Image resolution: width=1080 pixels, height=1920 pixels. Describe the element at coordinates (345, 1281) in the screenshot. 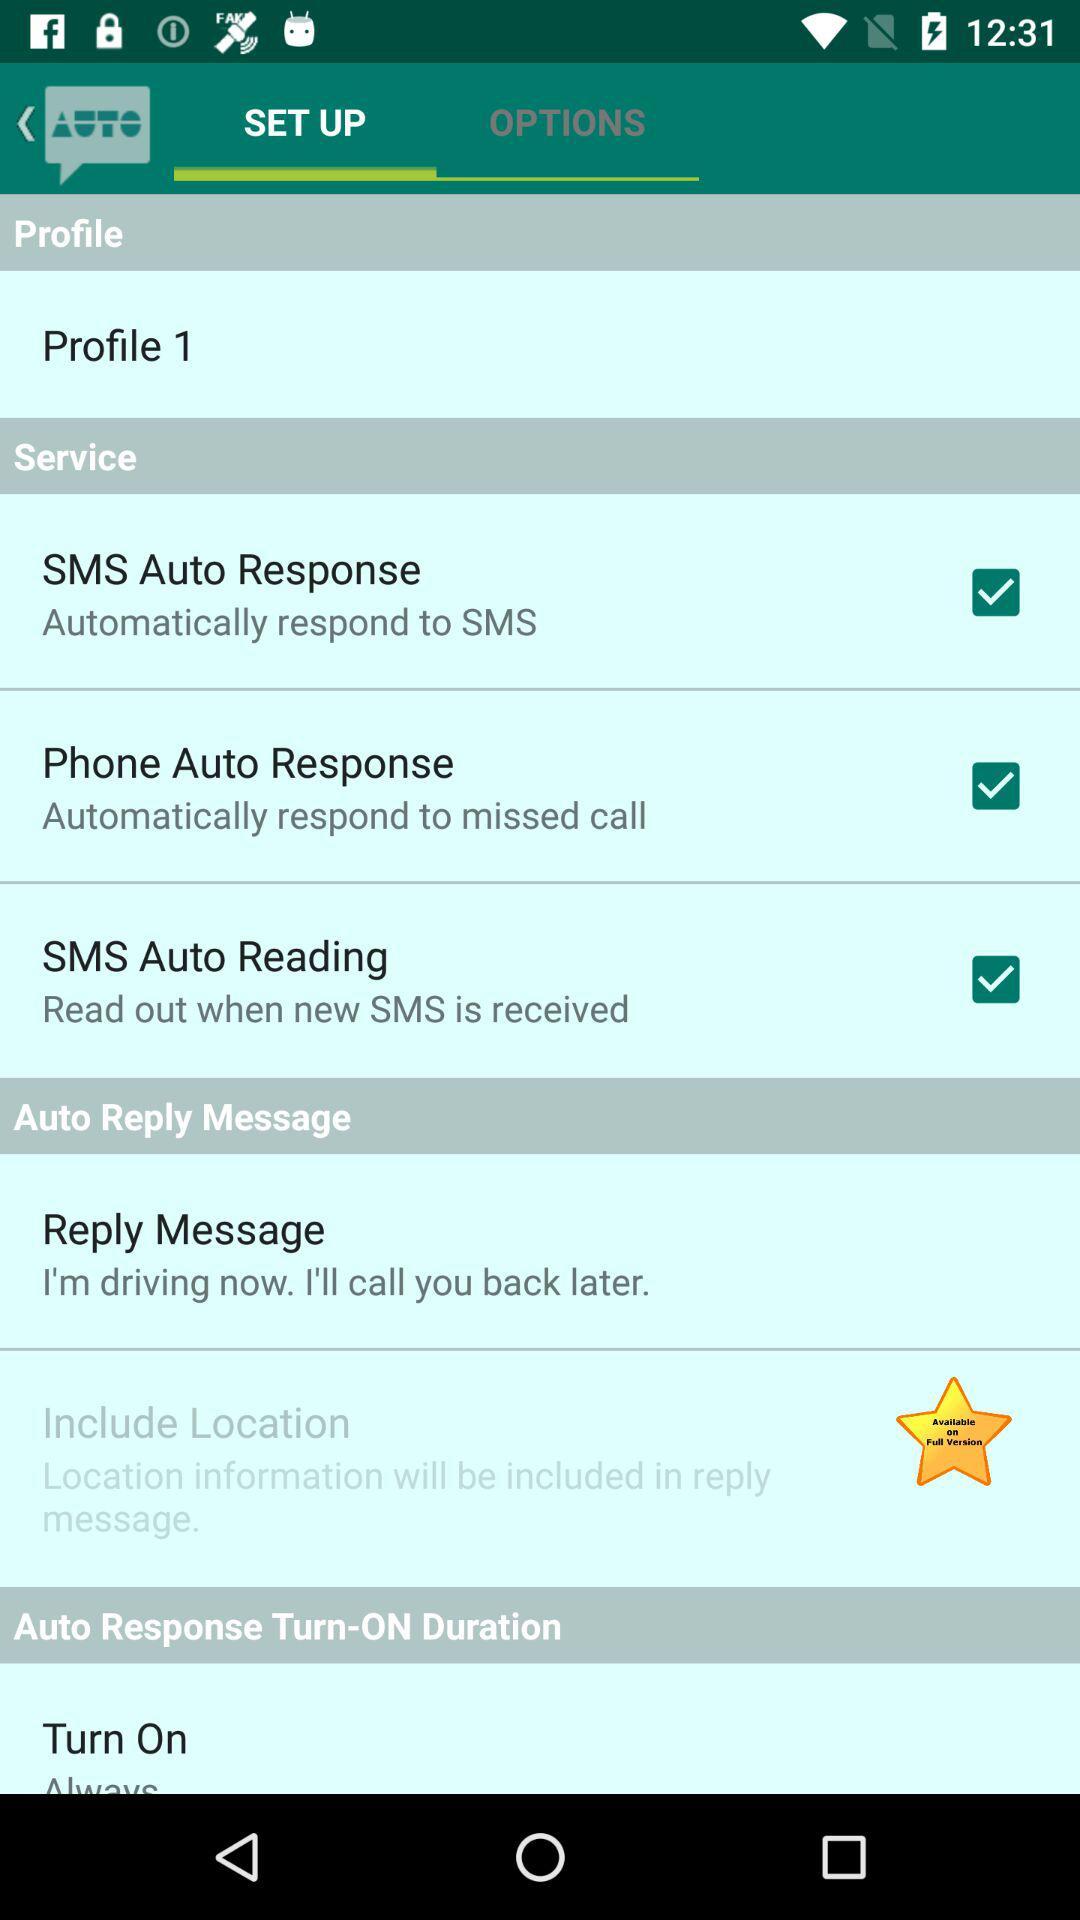

I see `the i m driving icon` at that location.